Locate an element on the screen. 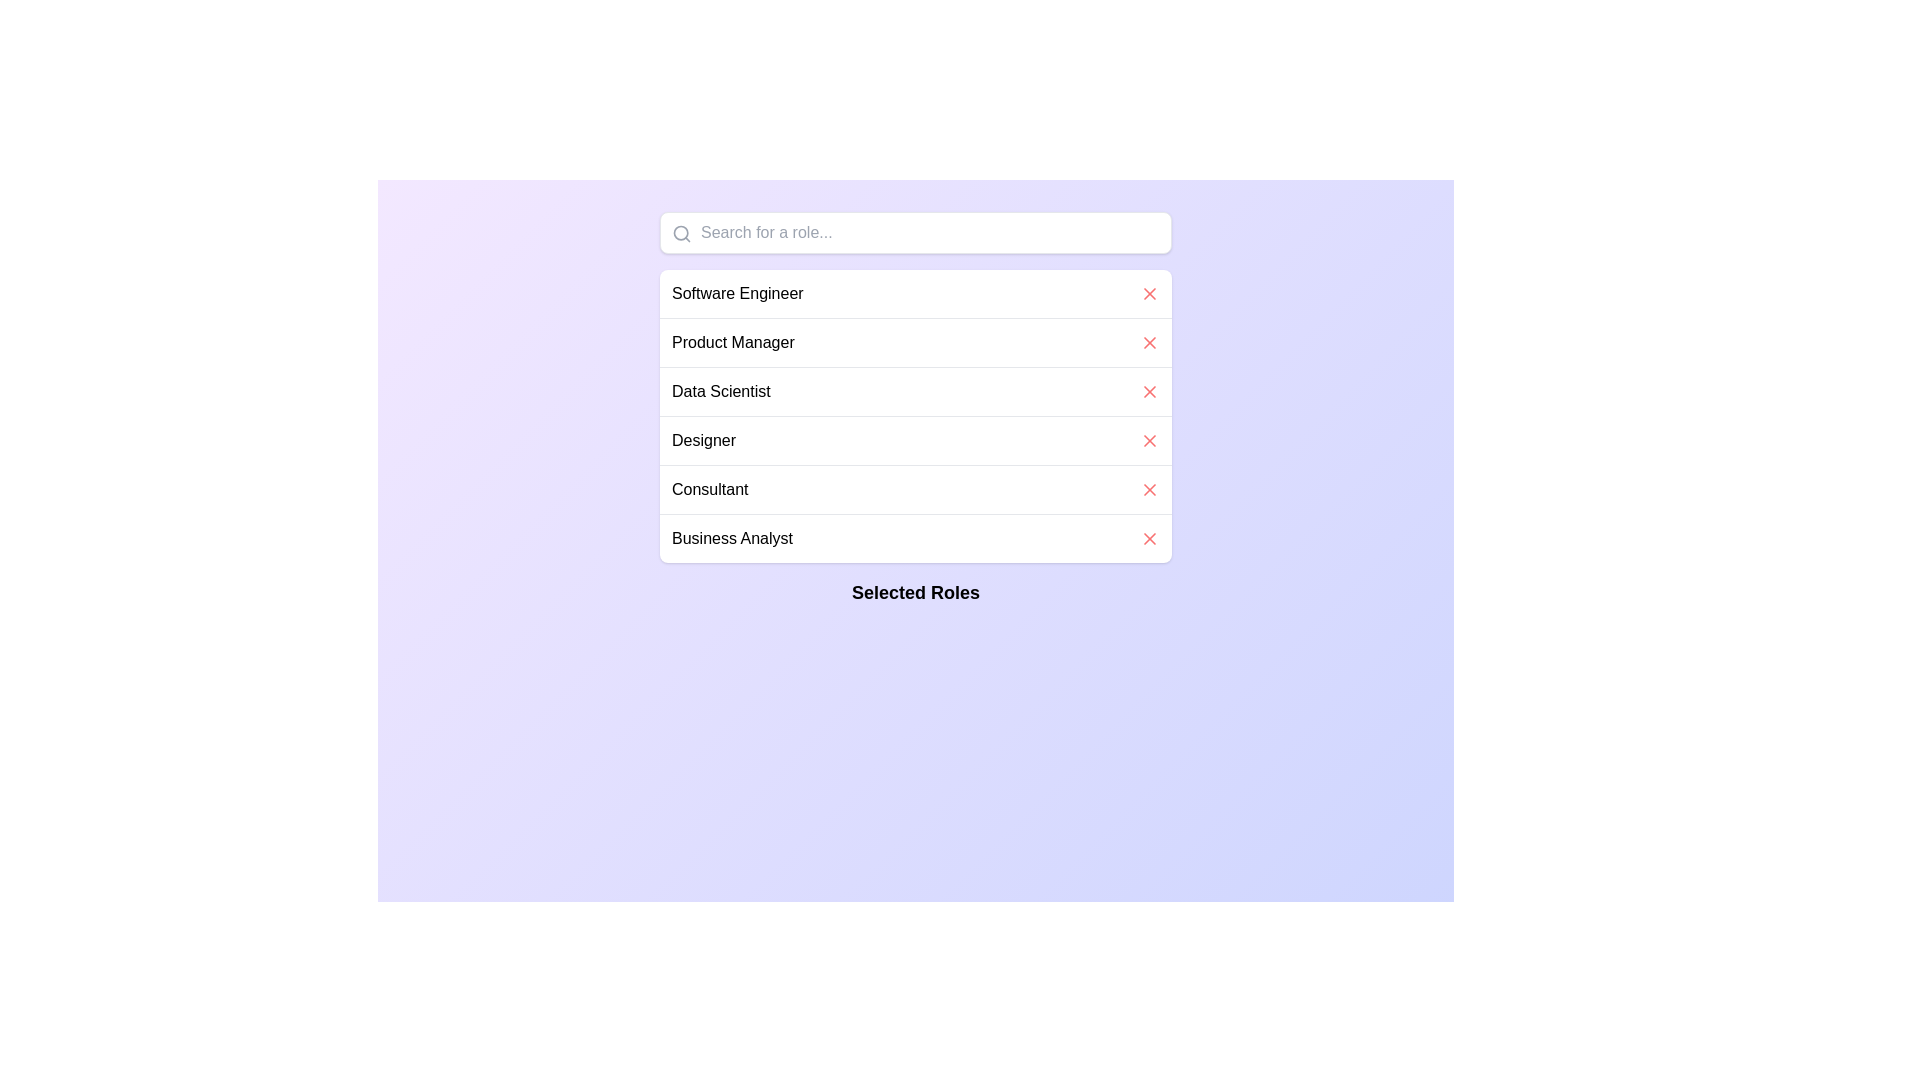  to select the role displayed in the text label showing 'Consultant', which is located in the fifth row of a vertically aligned list of roles is located at coordinates (710, 489).